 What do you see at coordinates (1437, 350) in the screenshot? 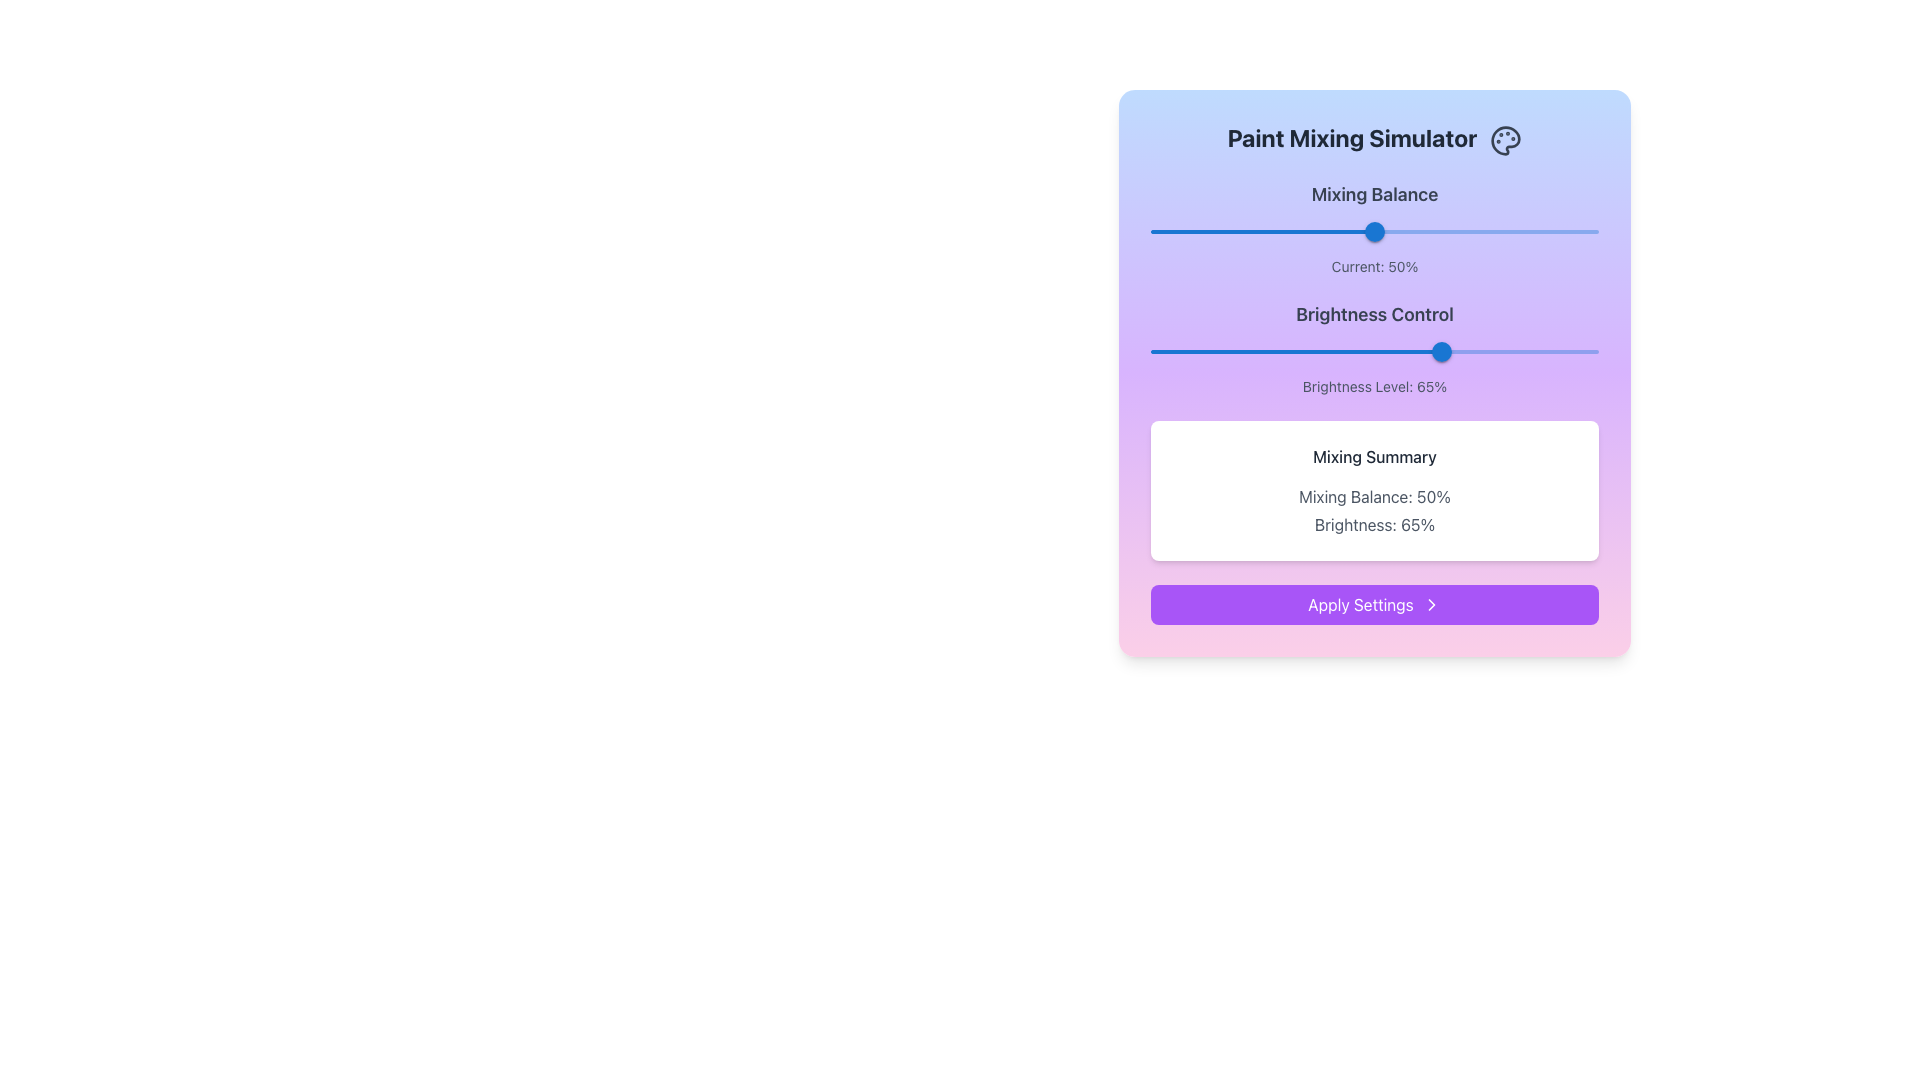
I see `the Brightness Control slider` at bounding box center [1437, 350].